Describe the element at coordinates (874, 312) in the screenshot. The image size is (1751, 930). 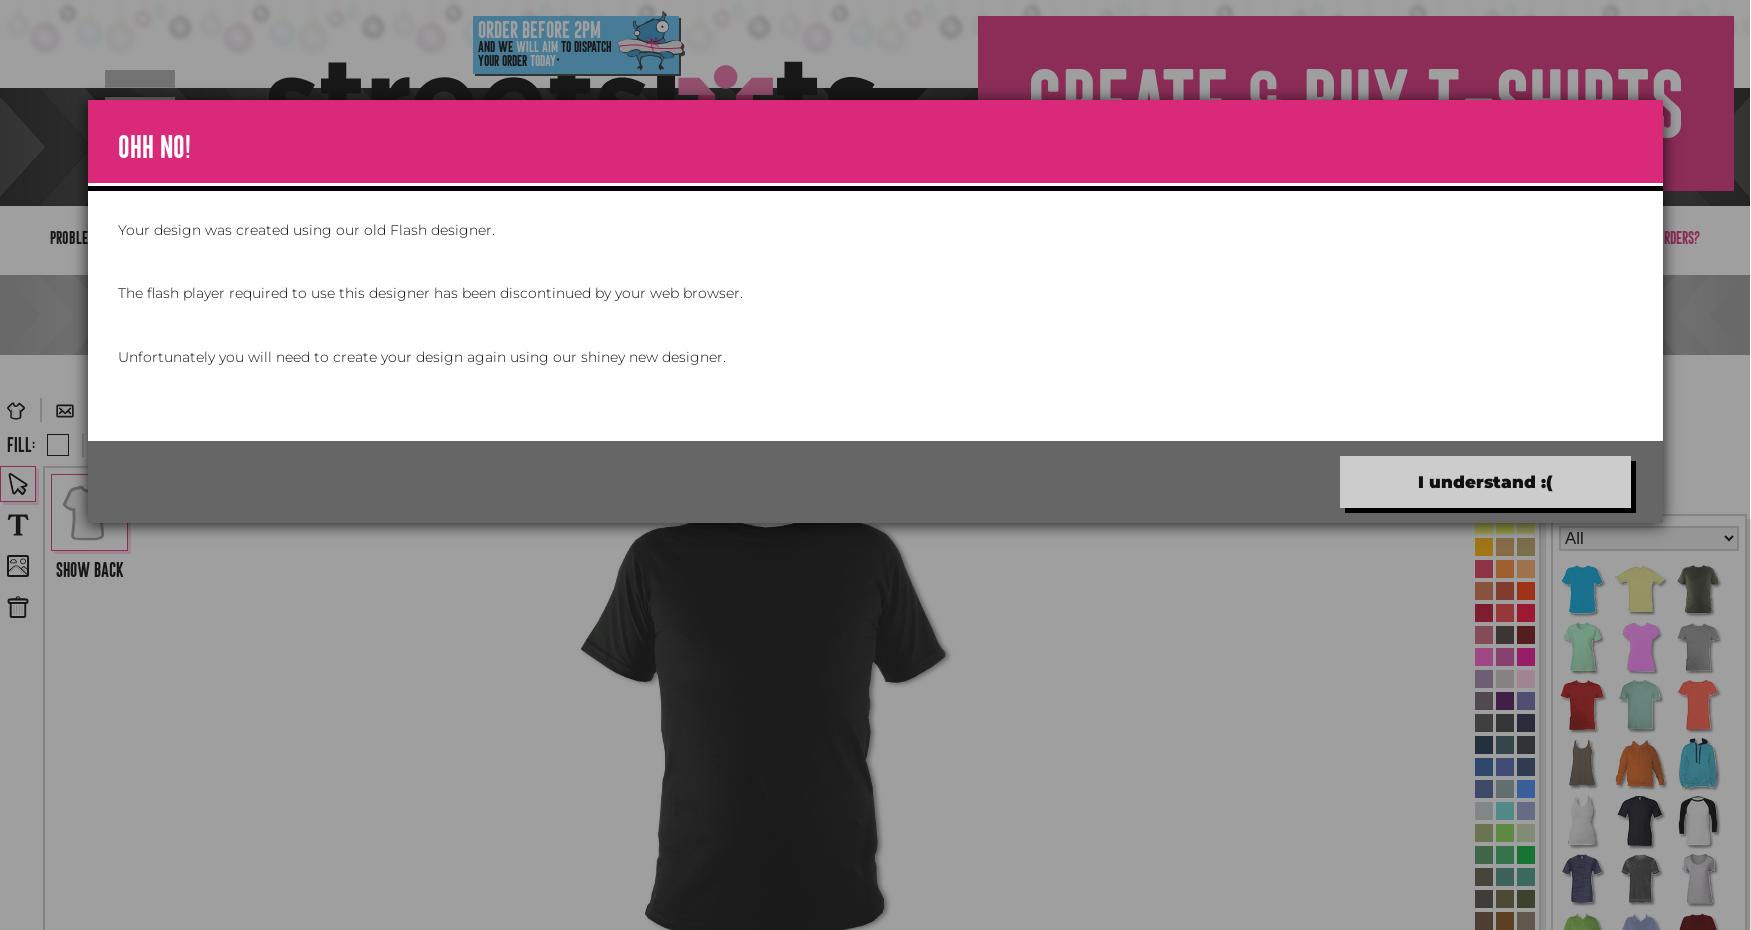
I see `'Design Your Own T Shirts Using Our Award-Winning Software'` at that location.